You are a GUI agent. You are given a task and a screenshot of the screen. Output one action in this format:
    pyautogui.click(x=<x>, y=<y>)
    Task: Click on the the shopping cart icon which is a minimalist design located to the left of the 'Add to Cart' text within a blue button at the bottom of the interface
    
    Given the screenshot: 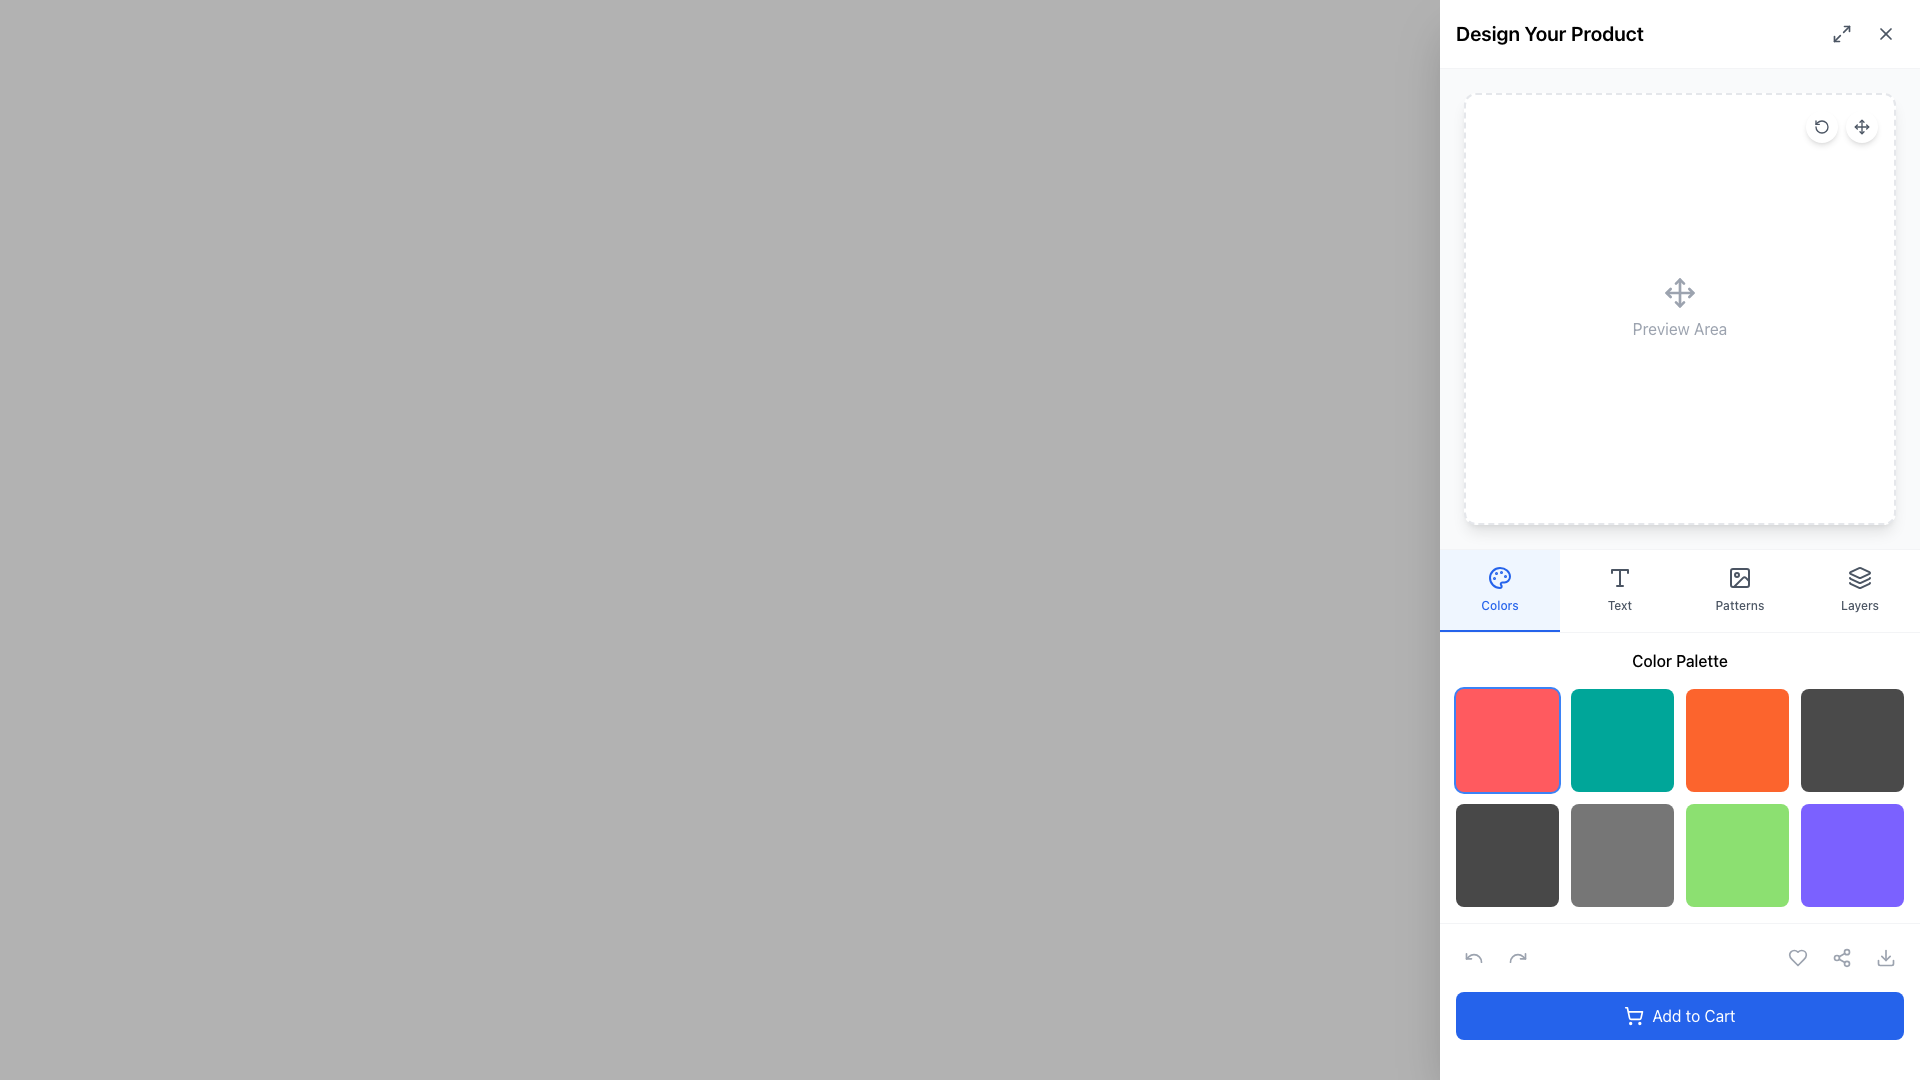 What is the action you would take?
    pyautogui.click(x=1634, y=1015)
    